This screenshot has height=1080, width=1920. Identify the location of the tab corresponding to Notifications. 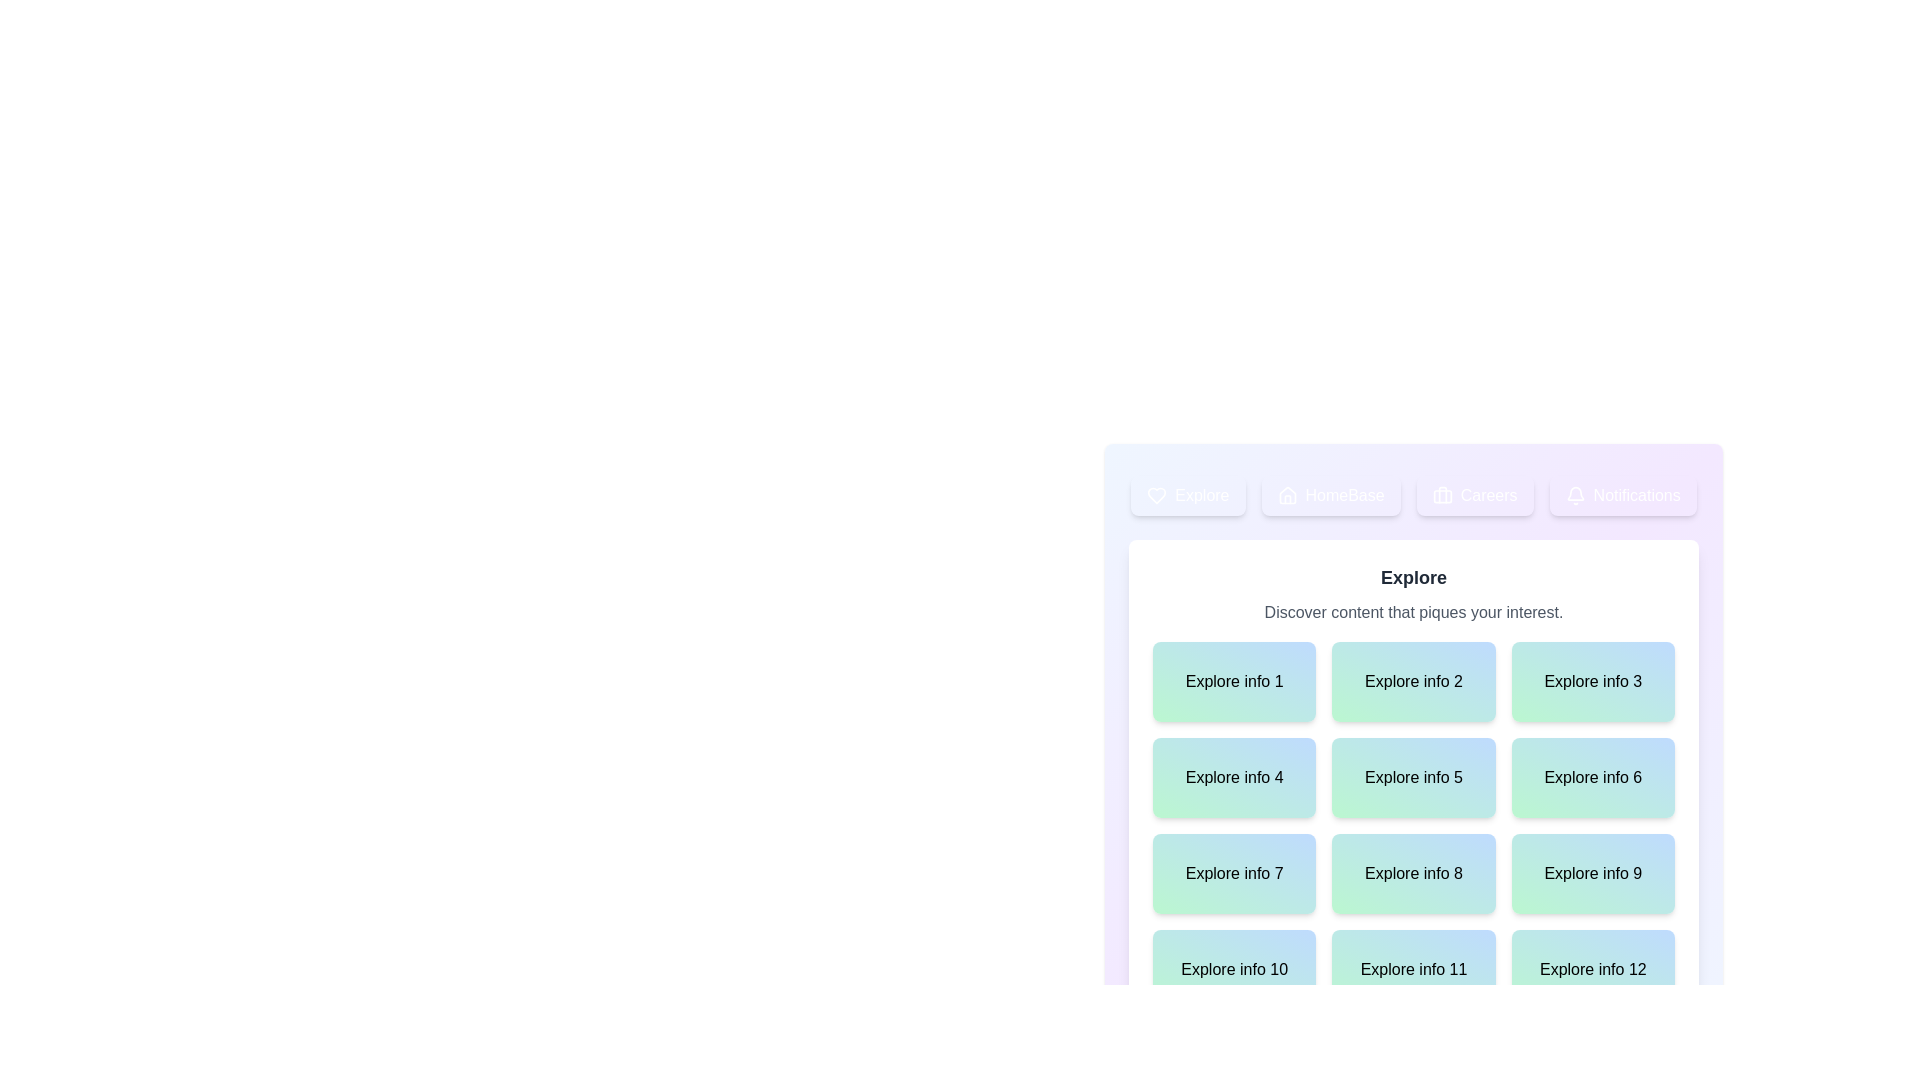
(1623, 495).